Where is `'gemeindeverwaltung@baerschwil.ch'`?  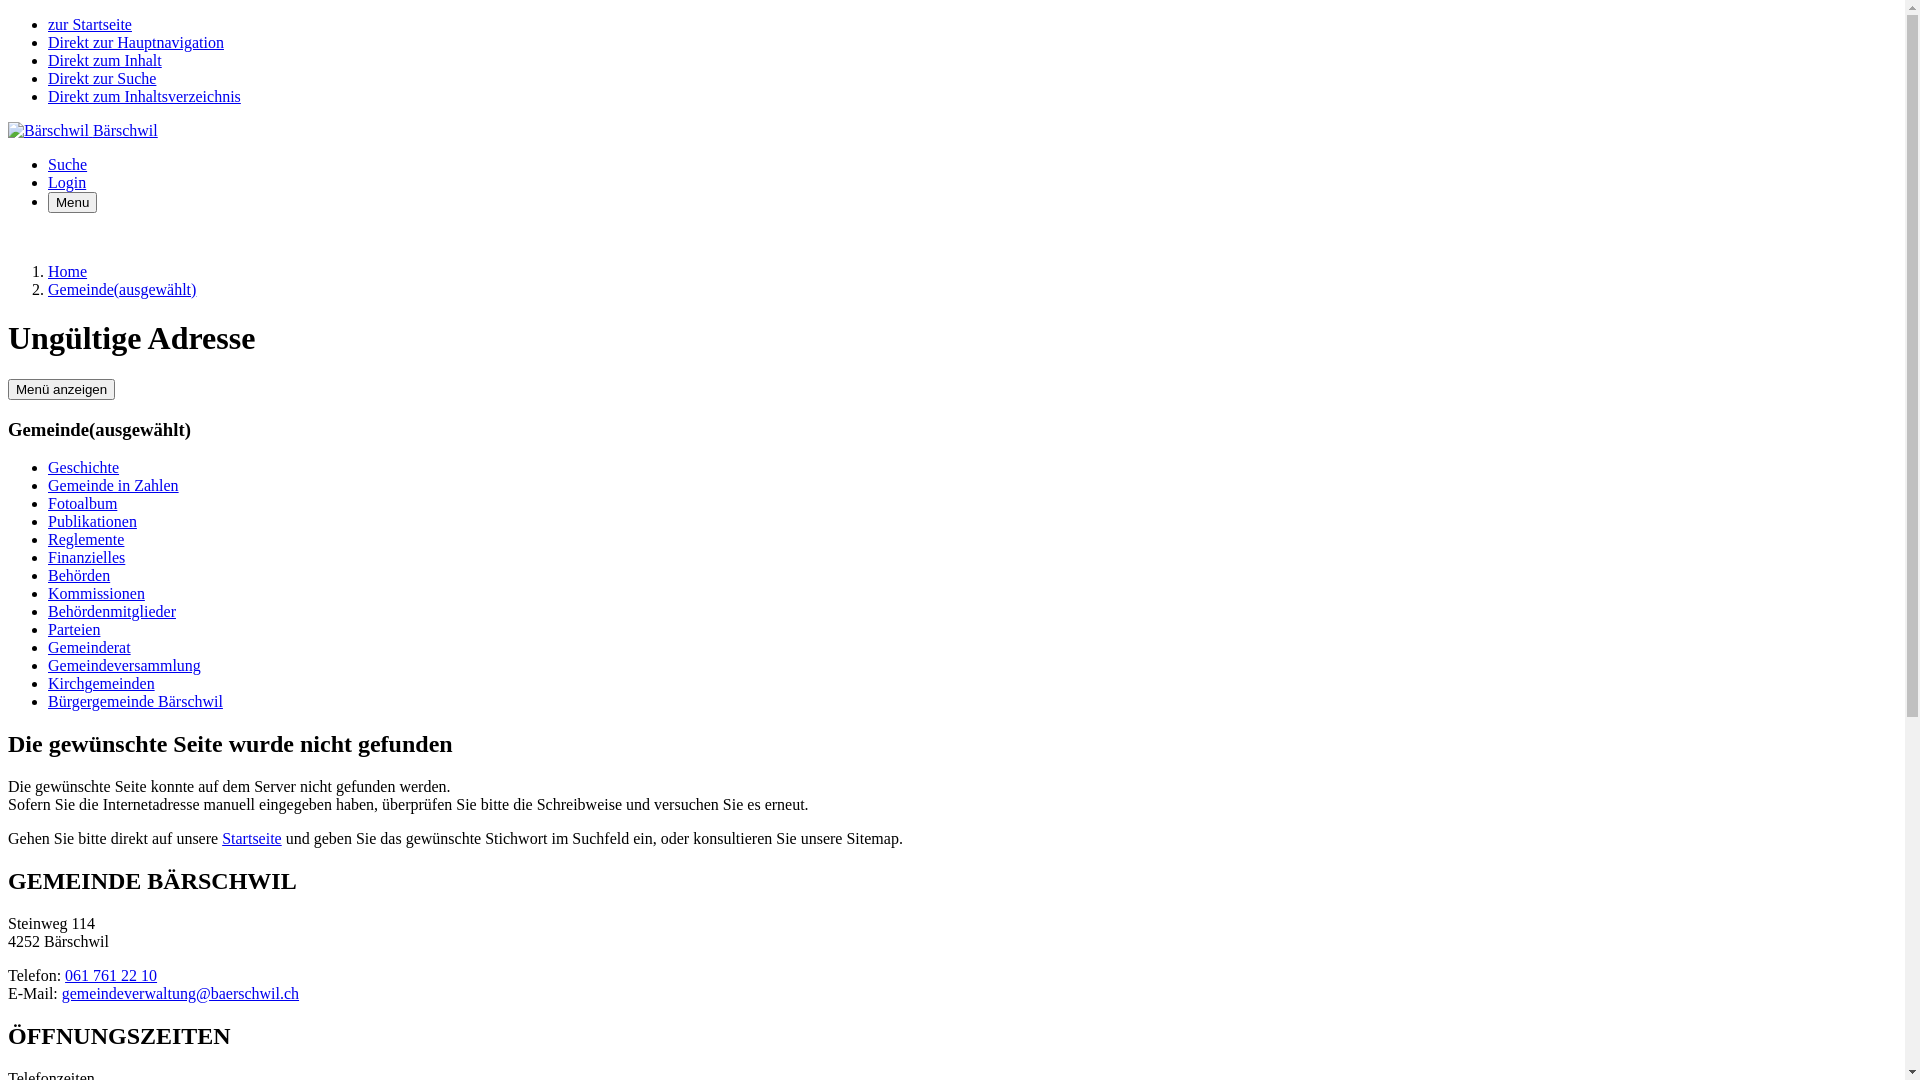 'gemeindeverwaltung@baerschwil.ch' is located at coordinates (180, 993).